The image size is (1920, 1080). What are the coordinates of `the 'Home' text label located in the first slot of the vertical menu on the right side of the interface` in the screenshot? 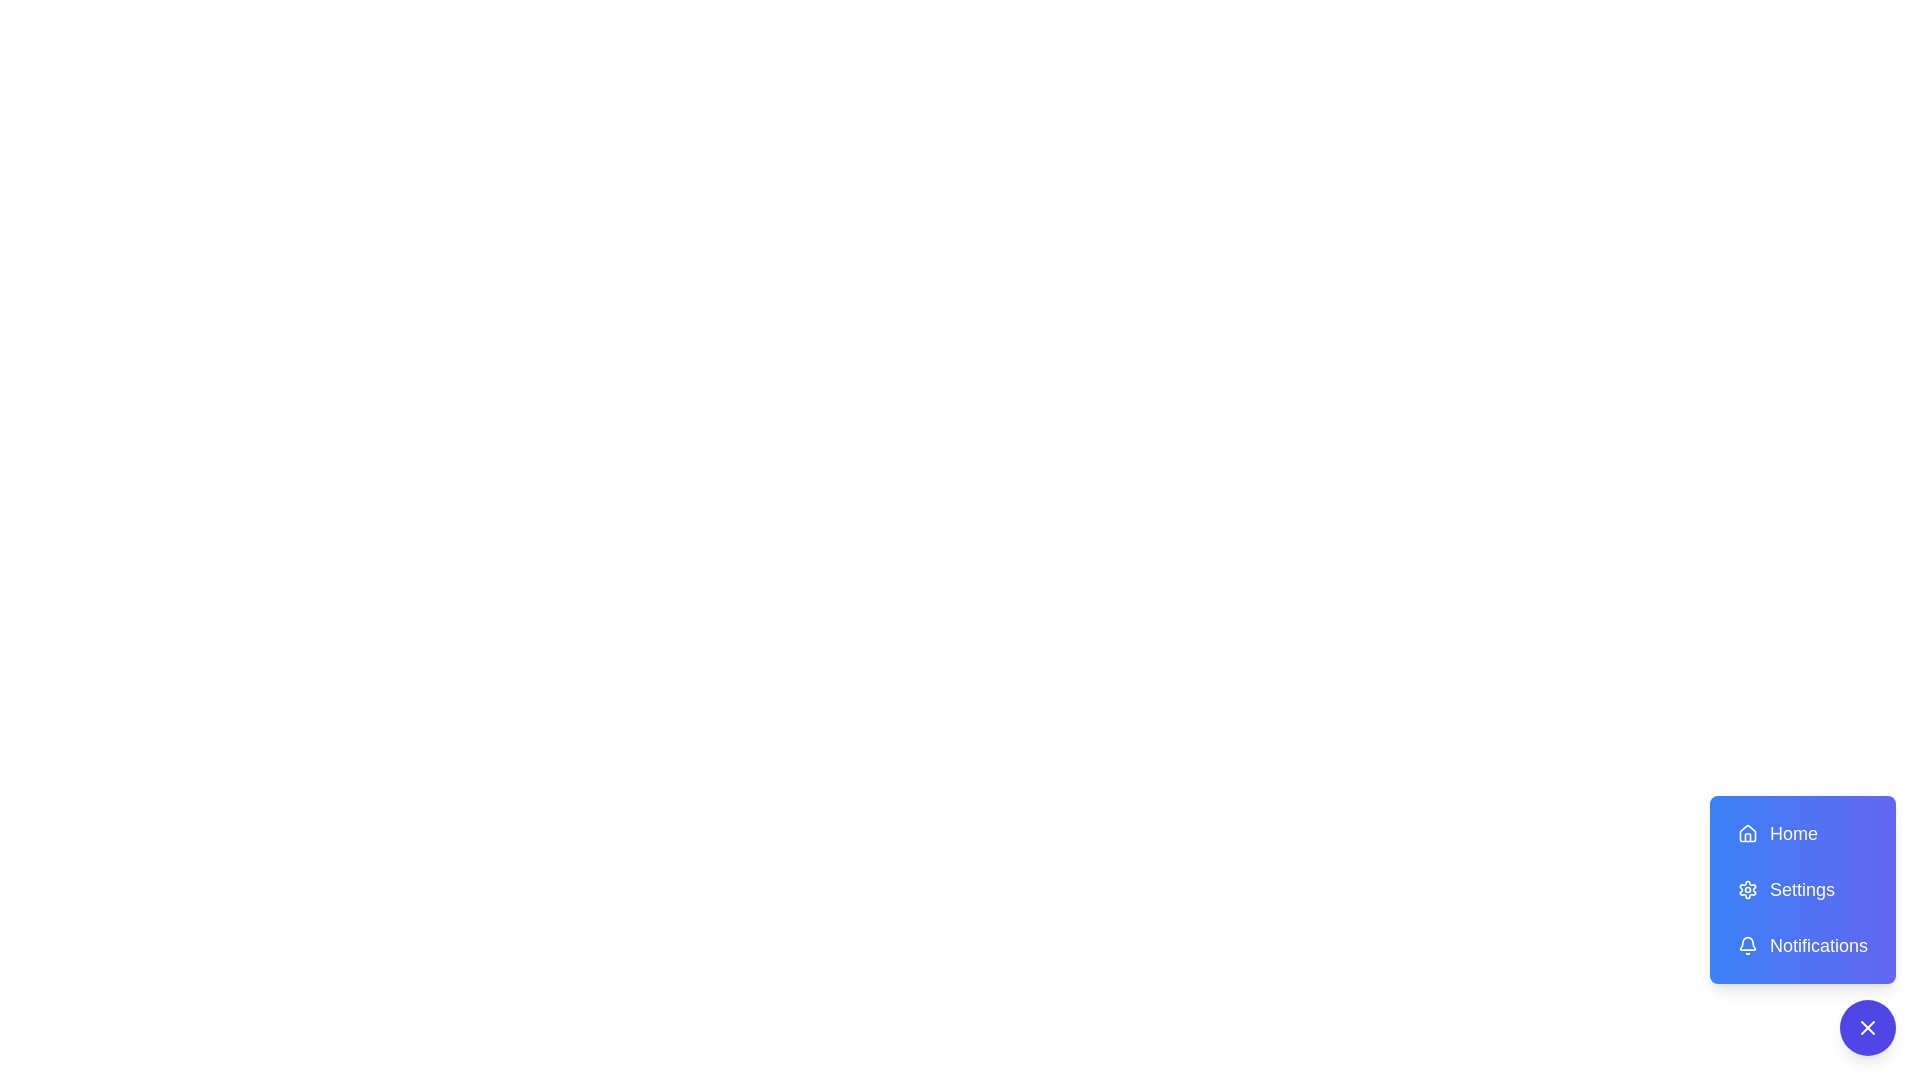 It's located at (1794, 833).